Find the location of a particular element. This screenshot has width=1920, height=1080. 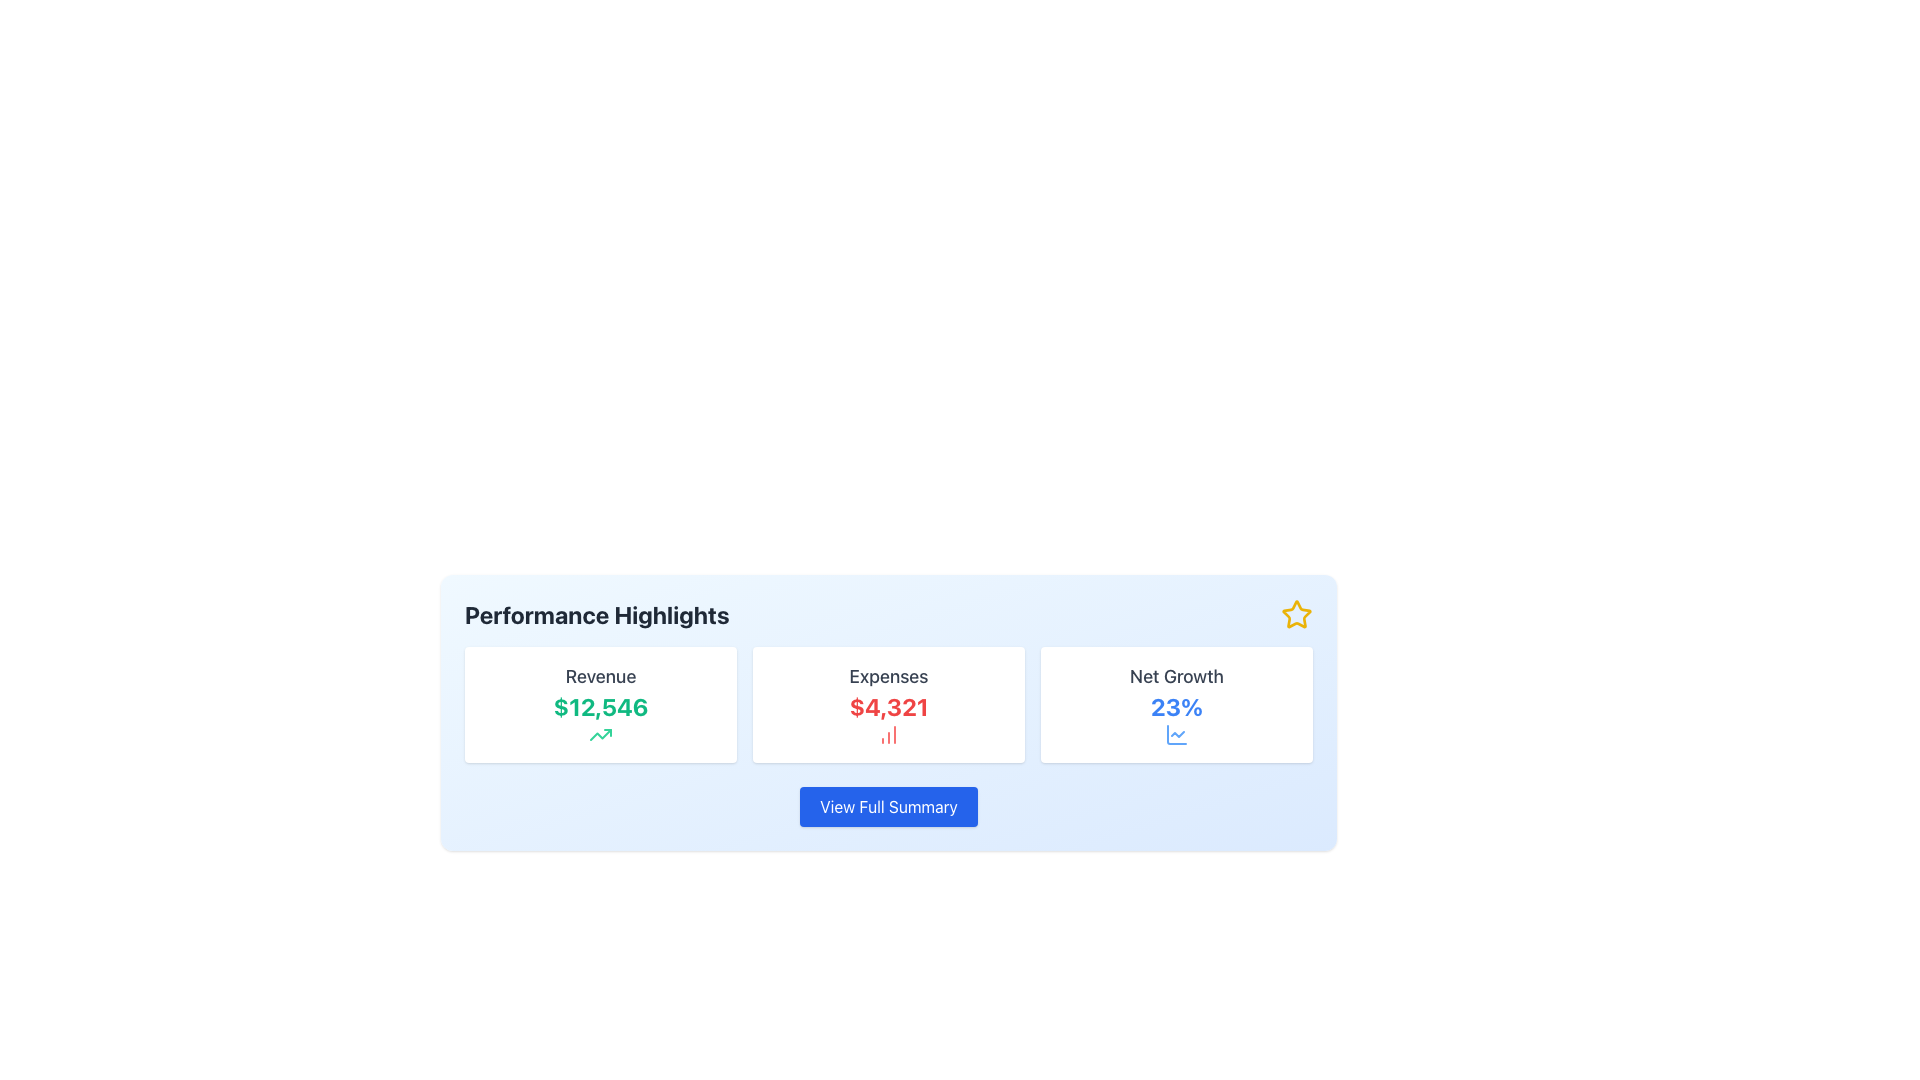

the information card displaying the net growth value ('23%') which is located in the rightmost column of a set of three horizontally aligned cards is located at coordinates (1176, 704).